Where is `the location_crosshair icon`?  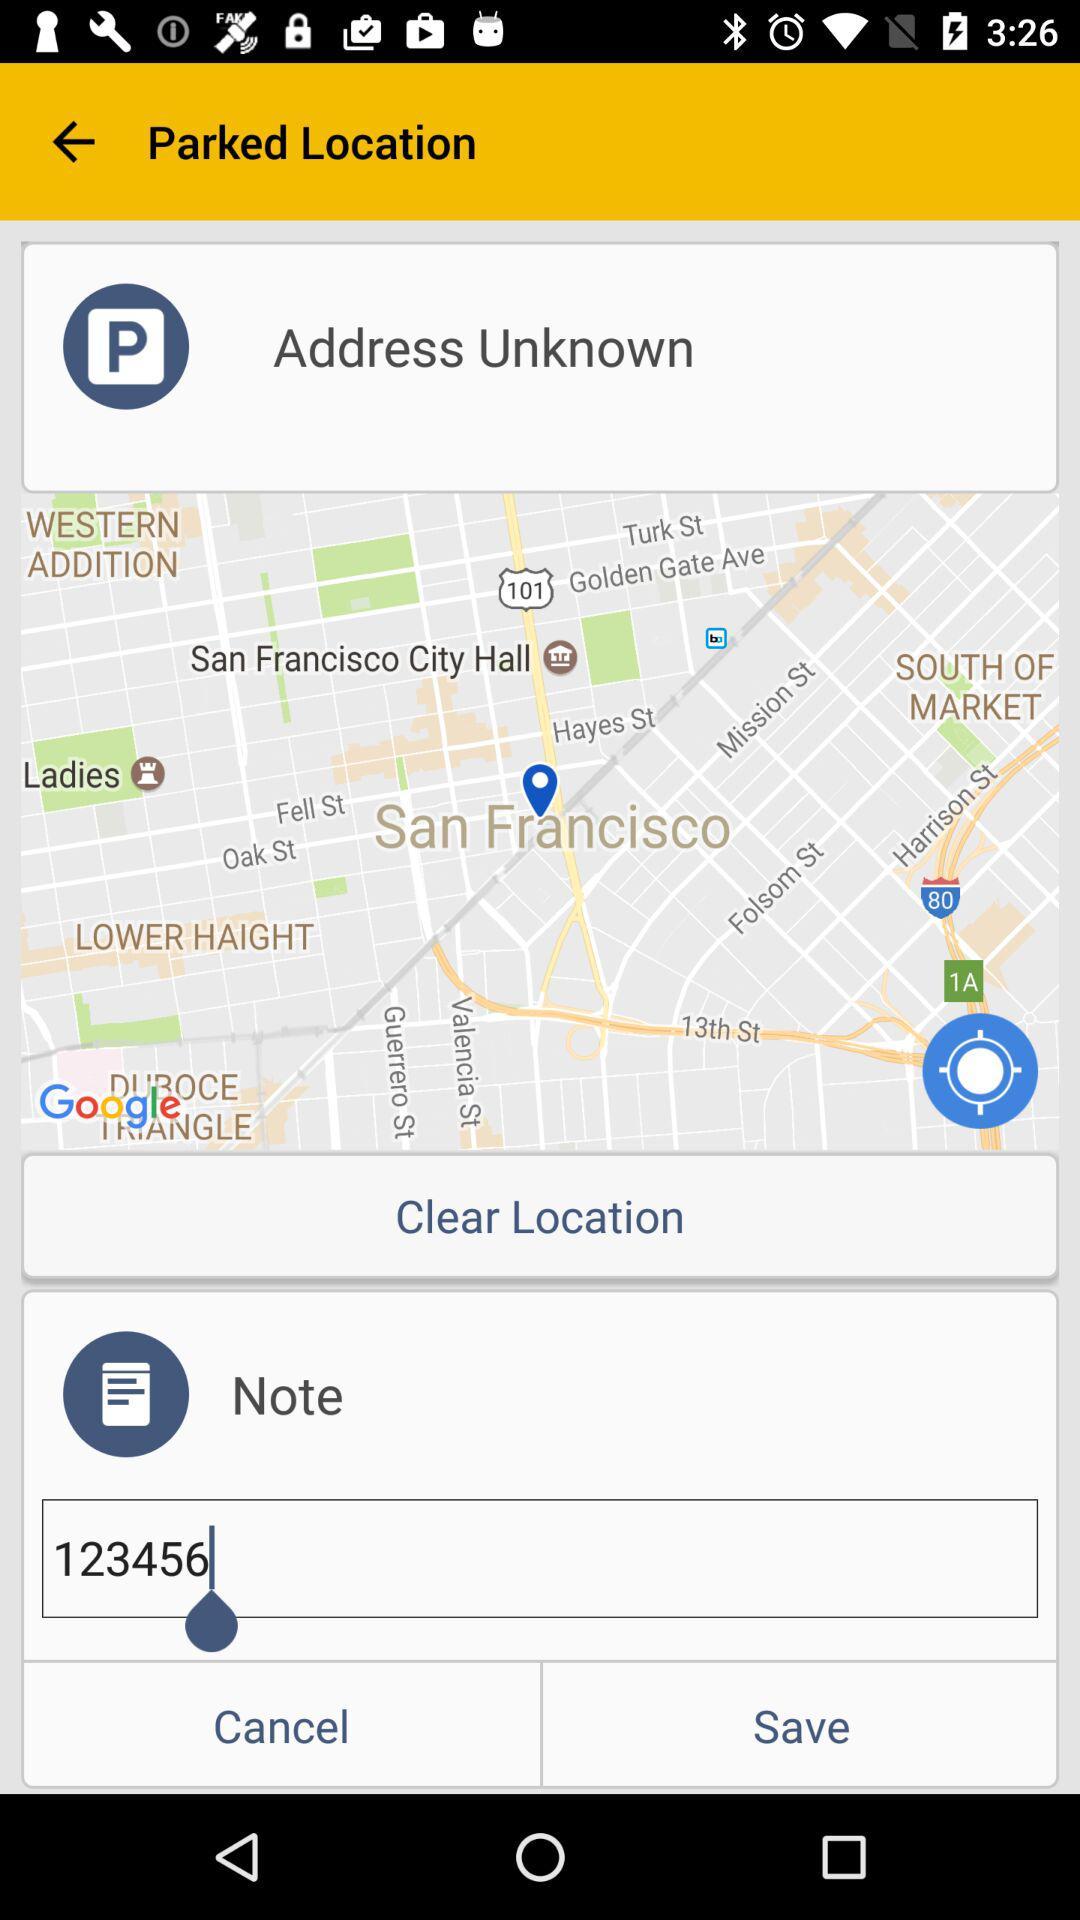
the location_crosshair icon is located at coordinates (979, 1069).